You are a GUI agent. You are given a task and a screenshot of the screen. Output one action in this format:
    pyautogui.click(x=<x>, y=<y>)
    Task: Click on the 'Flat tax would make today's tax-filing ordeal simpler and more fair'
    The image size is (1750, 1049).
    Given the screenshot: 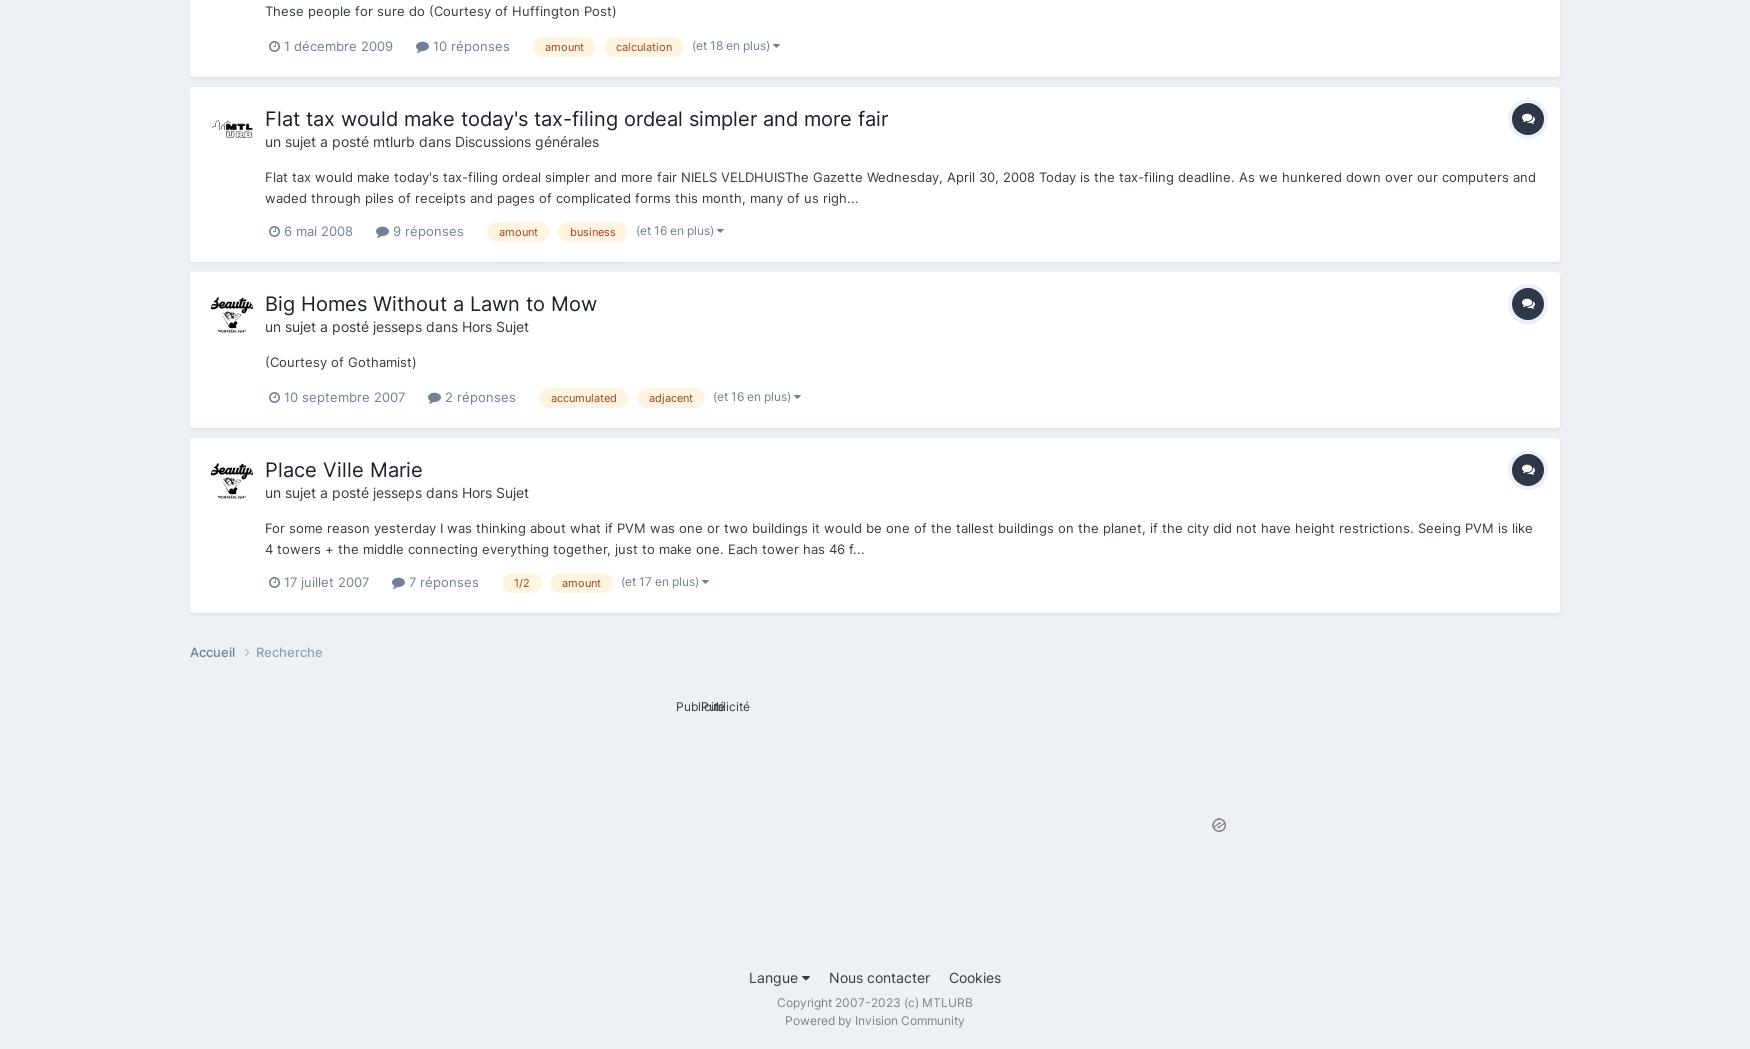 What is the action you would take?
    pyautogui.click(x=263, y=117)
    